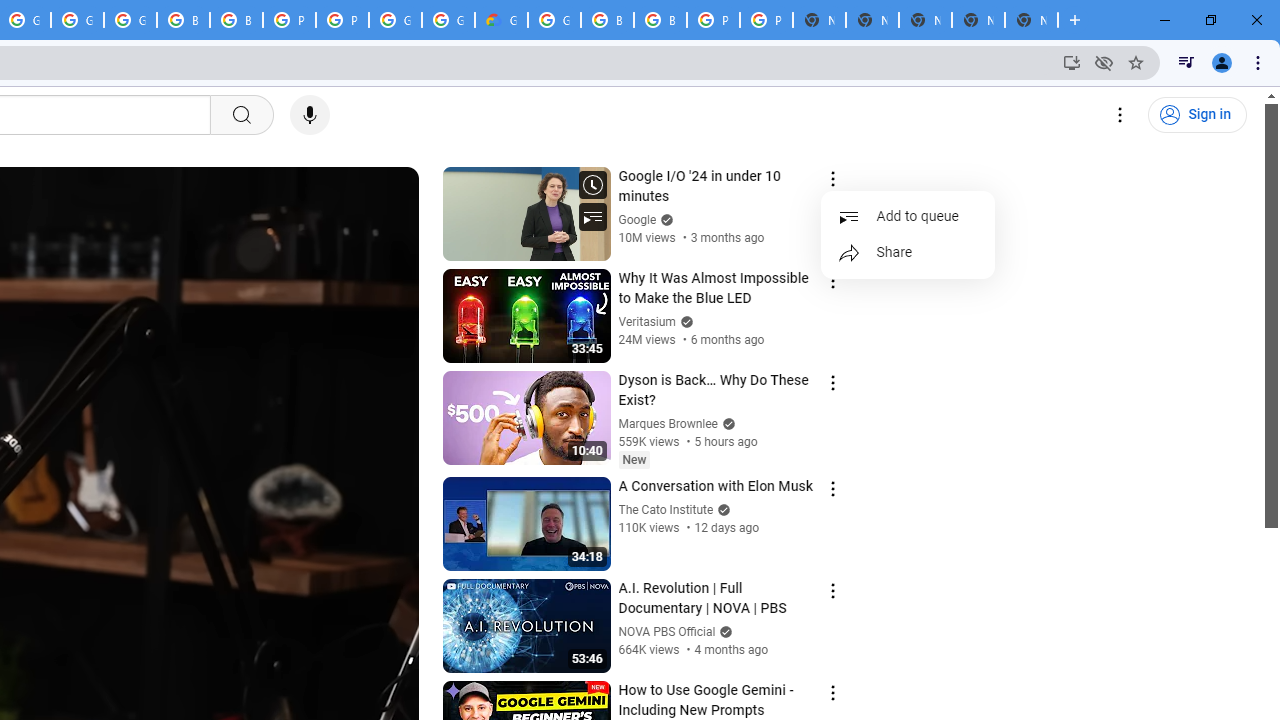  I want to click on 'Browse Chrome as a guest - Computer - Google Chrome Help', so click(183, 20).